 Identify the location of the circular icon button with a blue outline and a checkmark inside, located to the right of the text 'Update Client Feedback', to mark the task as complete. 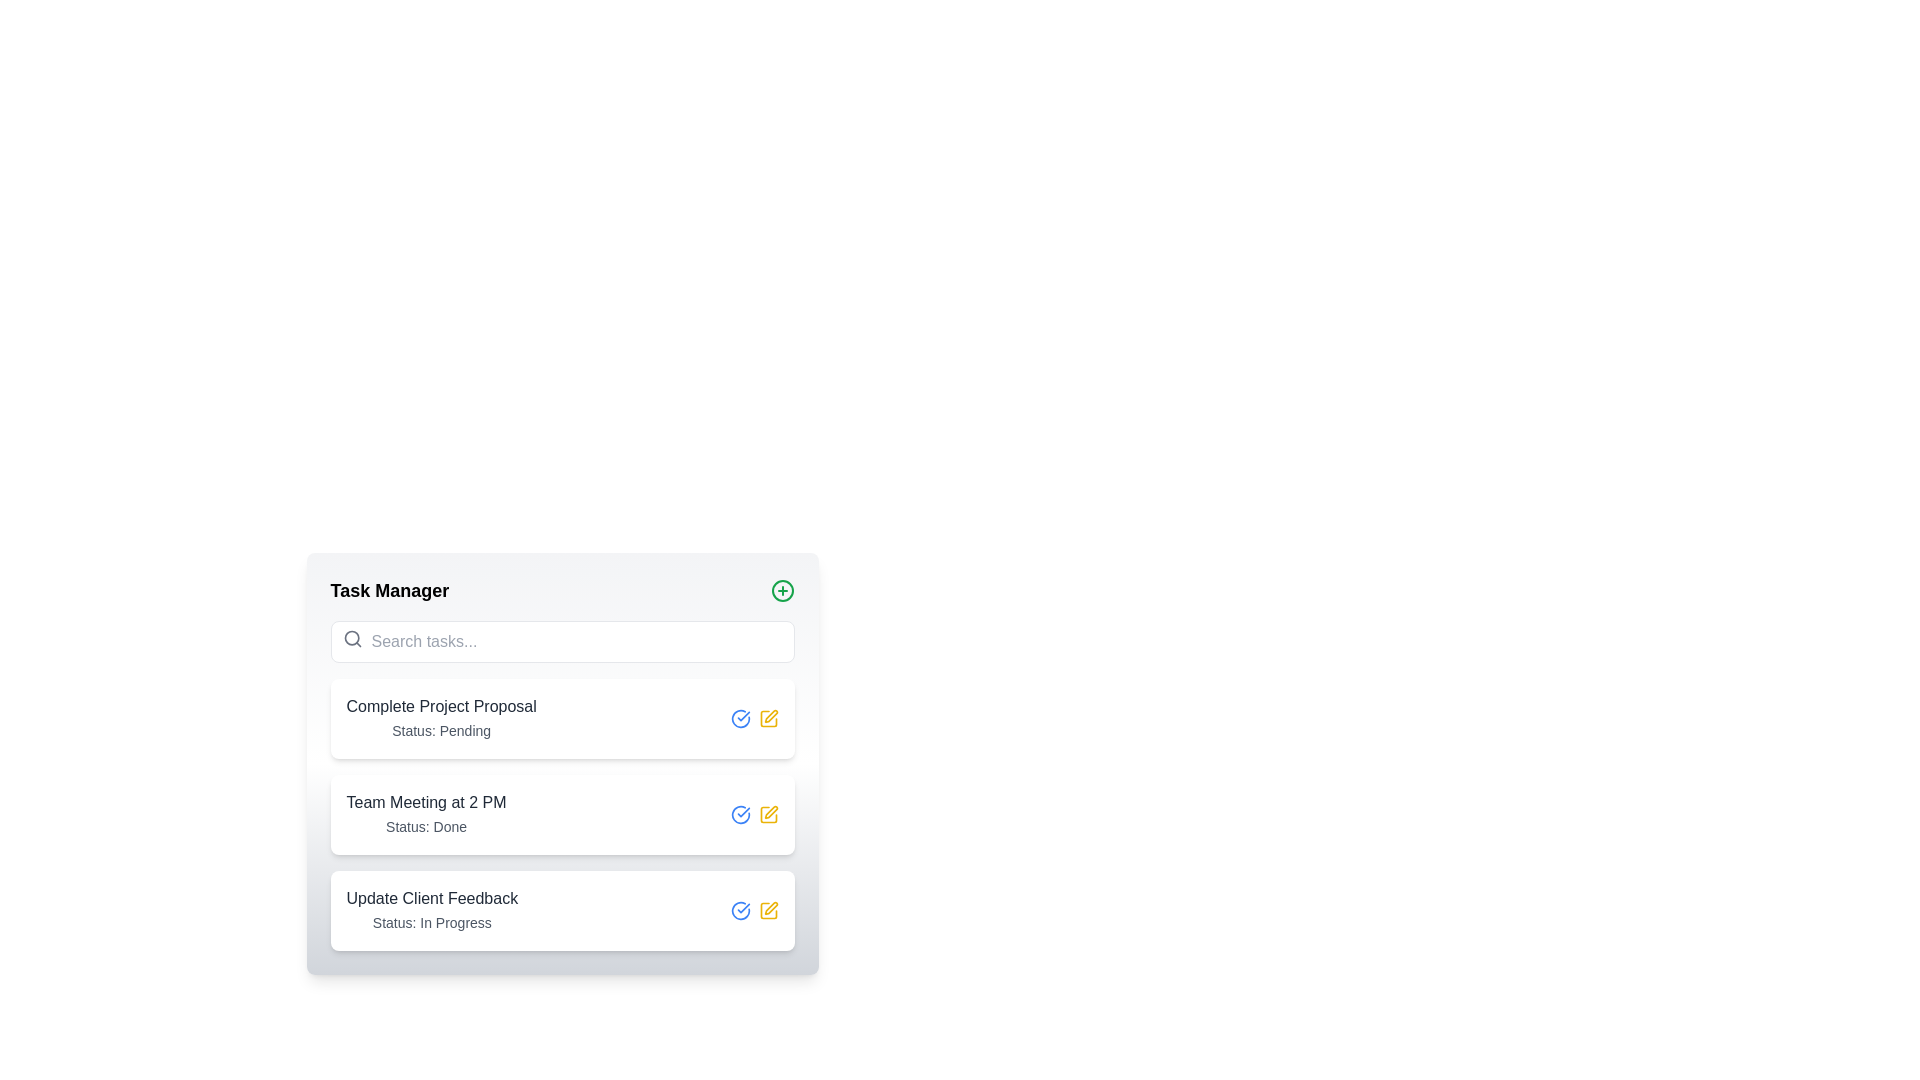
(739, 910).